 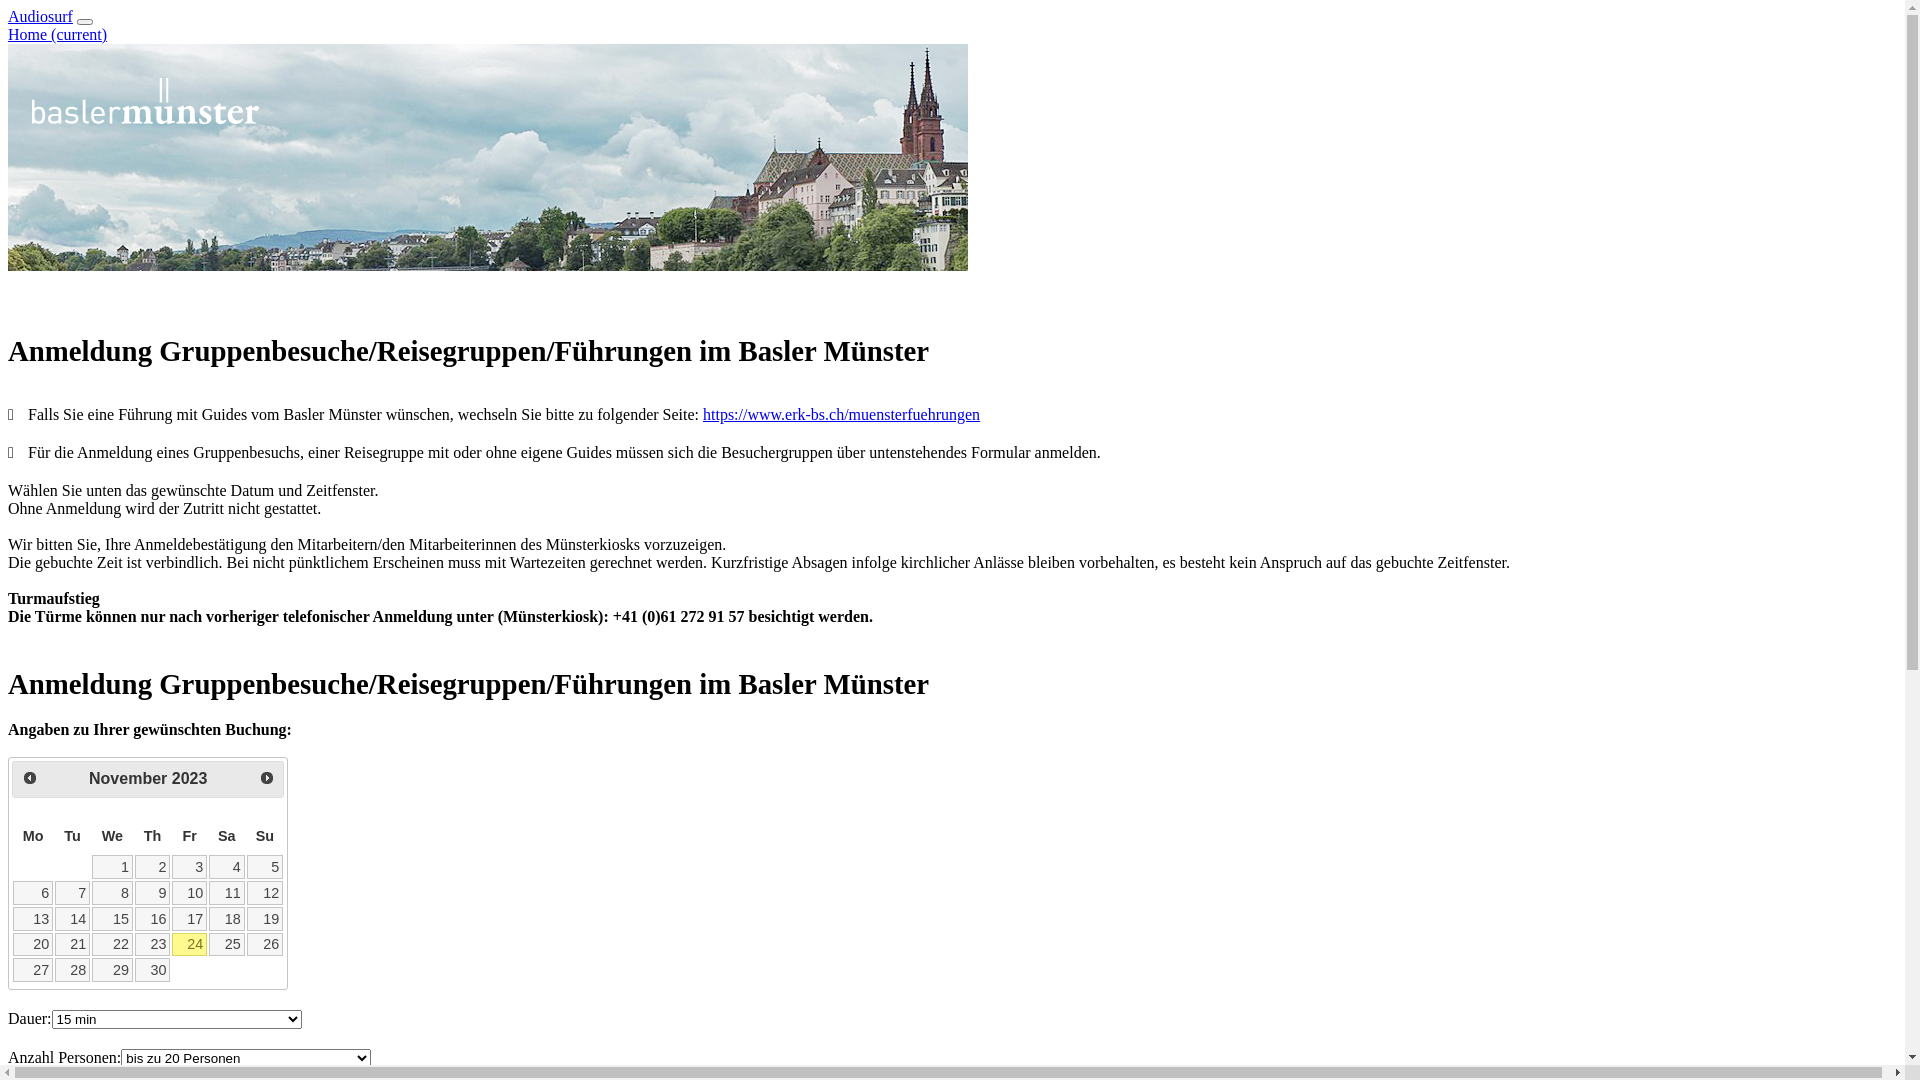 What do you see at coordinates (172, 892) in the screenshot?
I see `'10'` at bounding box center [172, 892].